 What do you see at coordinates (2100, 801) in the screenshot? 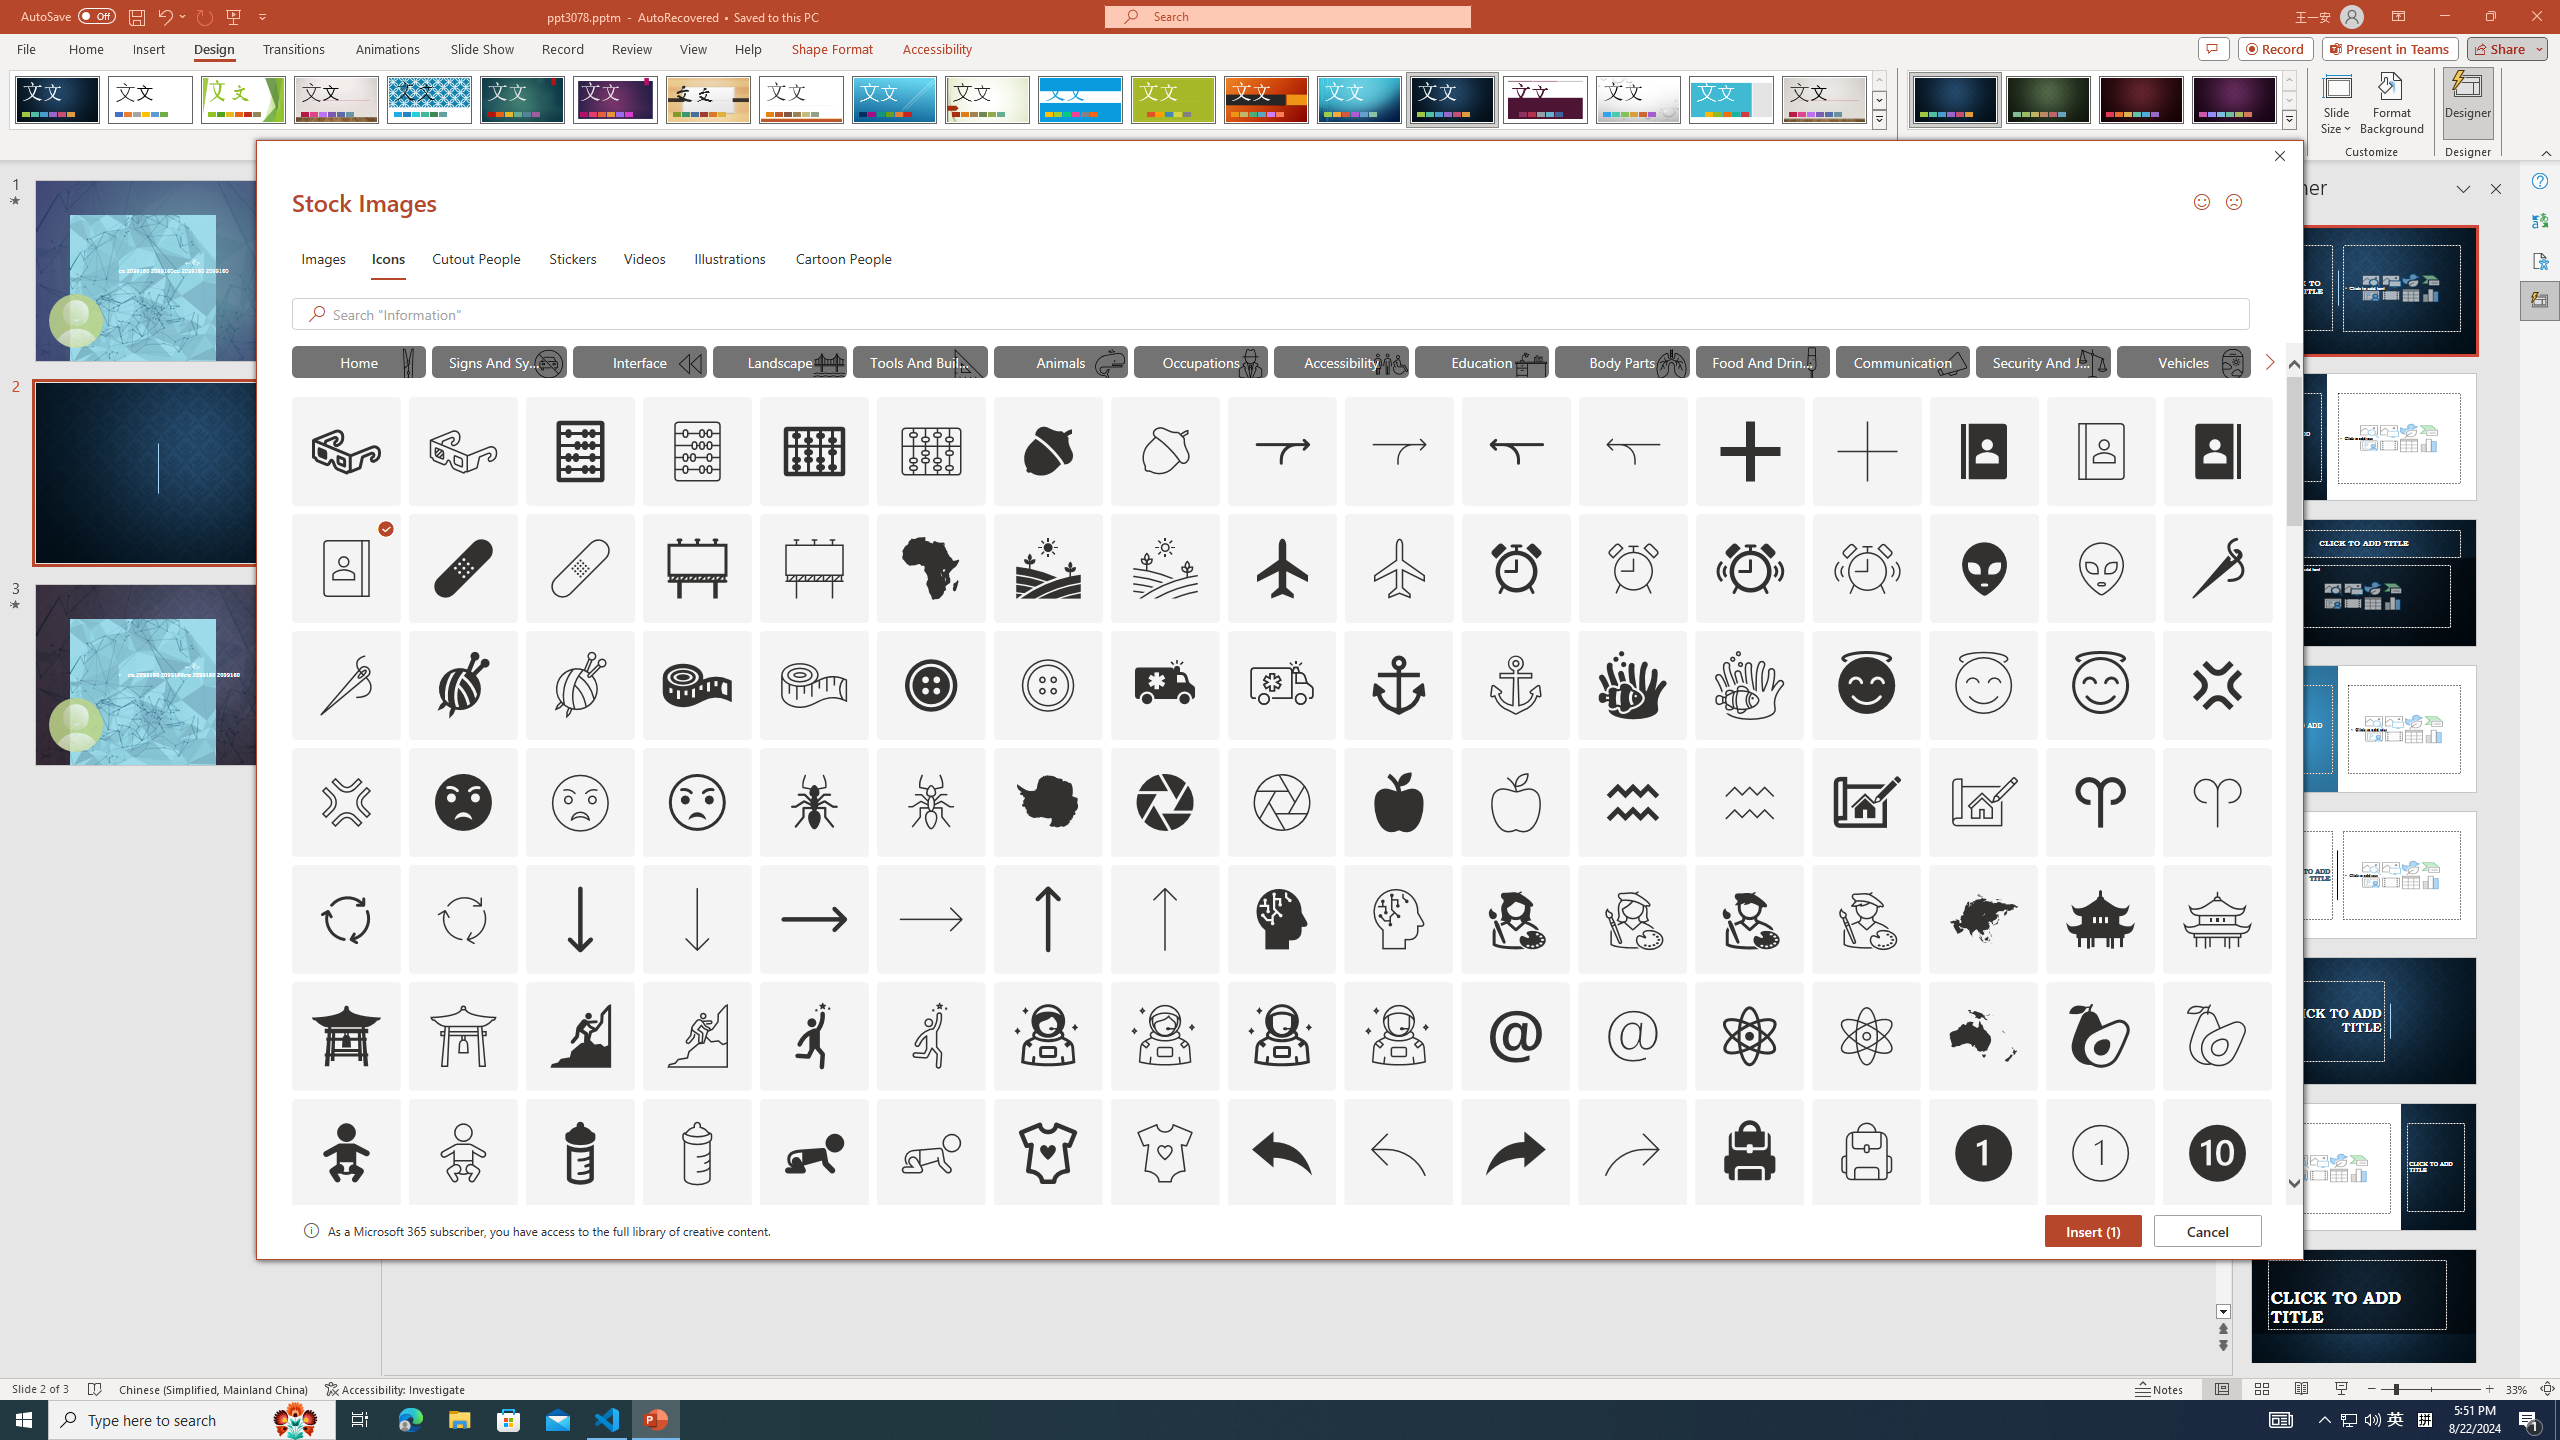
I see `'AutomationID: Icons_Aries'` at bounding box center [2100, 801].